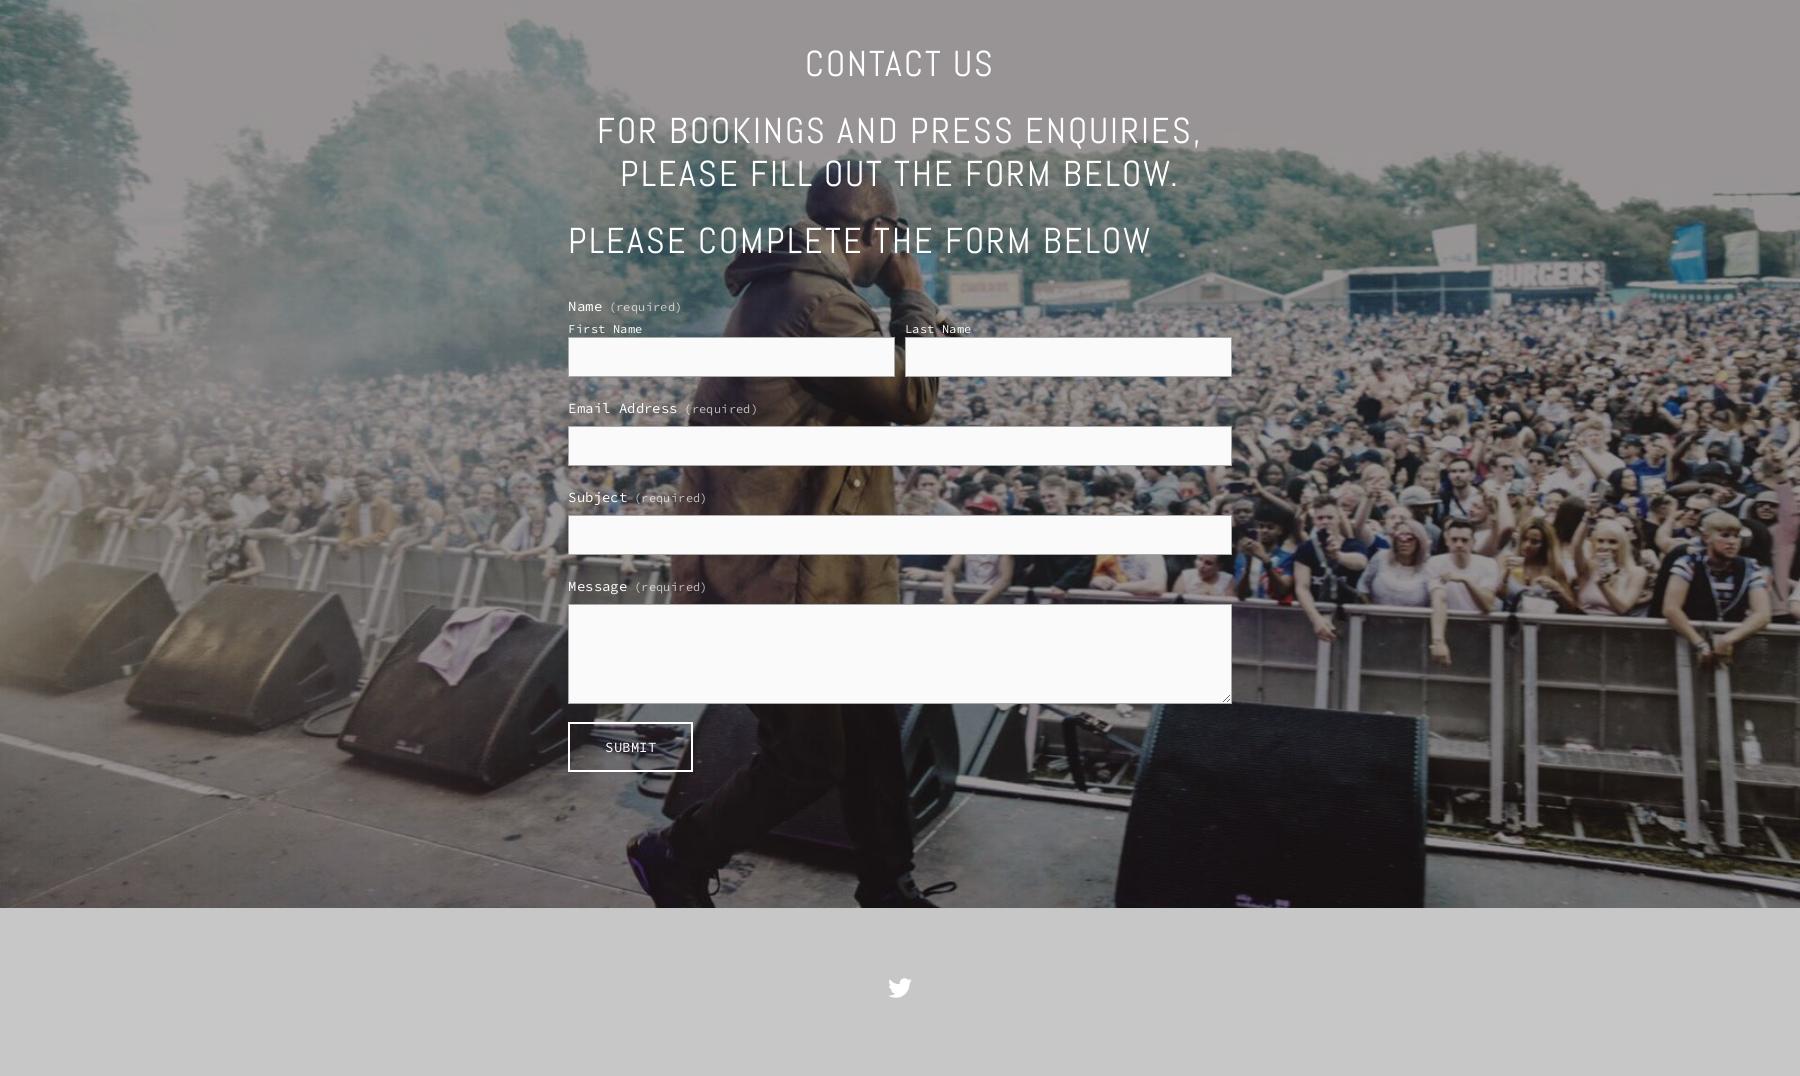 The height and width of the screenshot is (1076, 1800). I want to click on 'For bookings and press enquiries, please fill out the form below.', so click(898, 152).